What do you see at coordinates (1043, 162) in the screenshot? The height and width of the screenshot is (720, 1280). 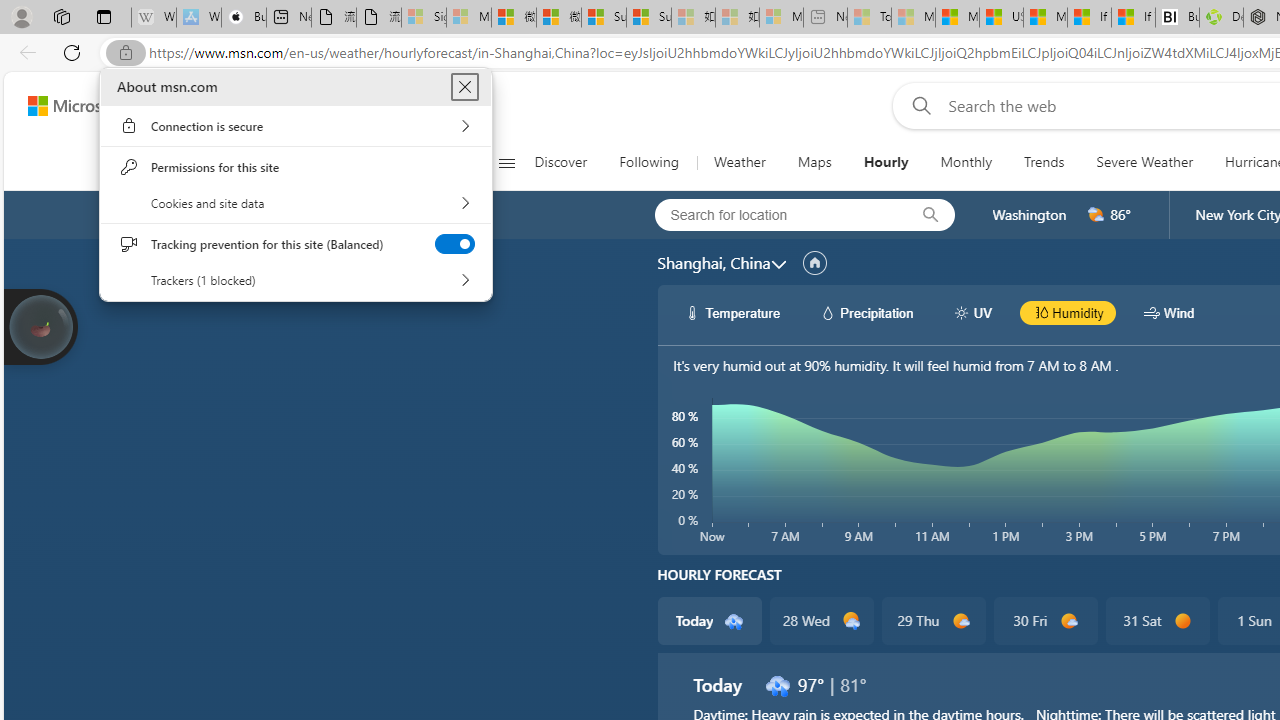 I see `'Trends'` at bounding box center [1043, 162].